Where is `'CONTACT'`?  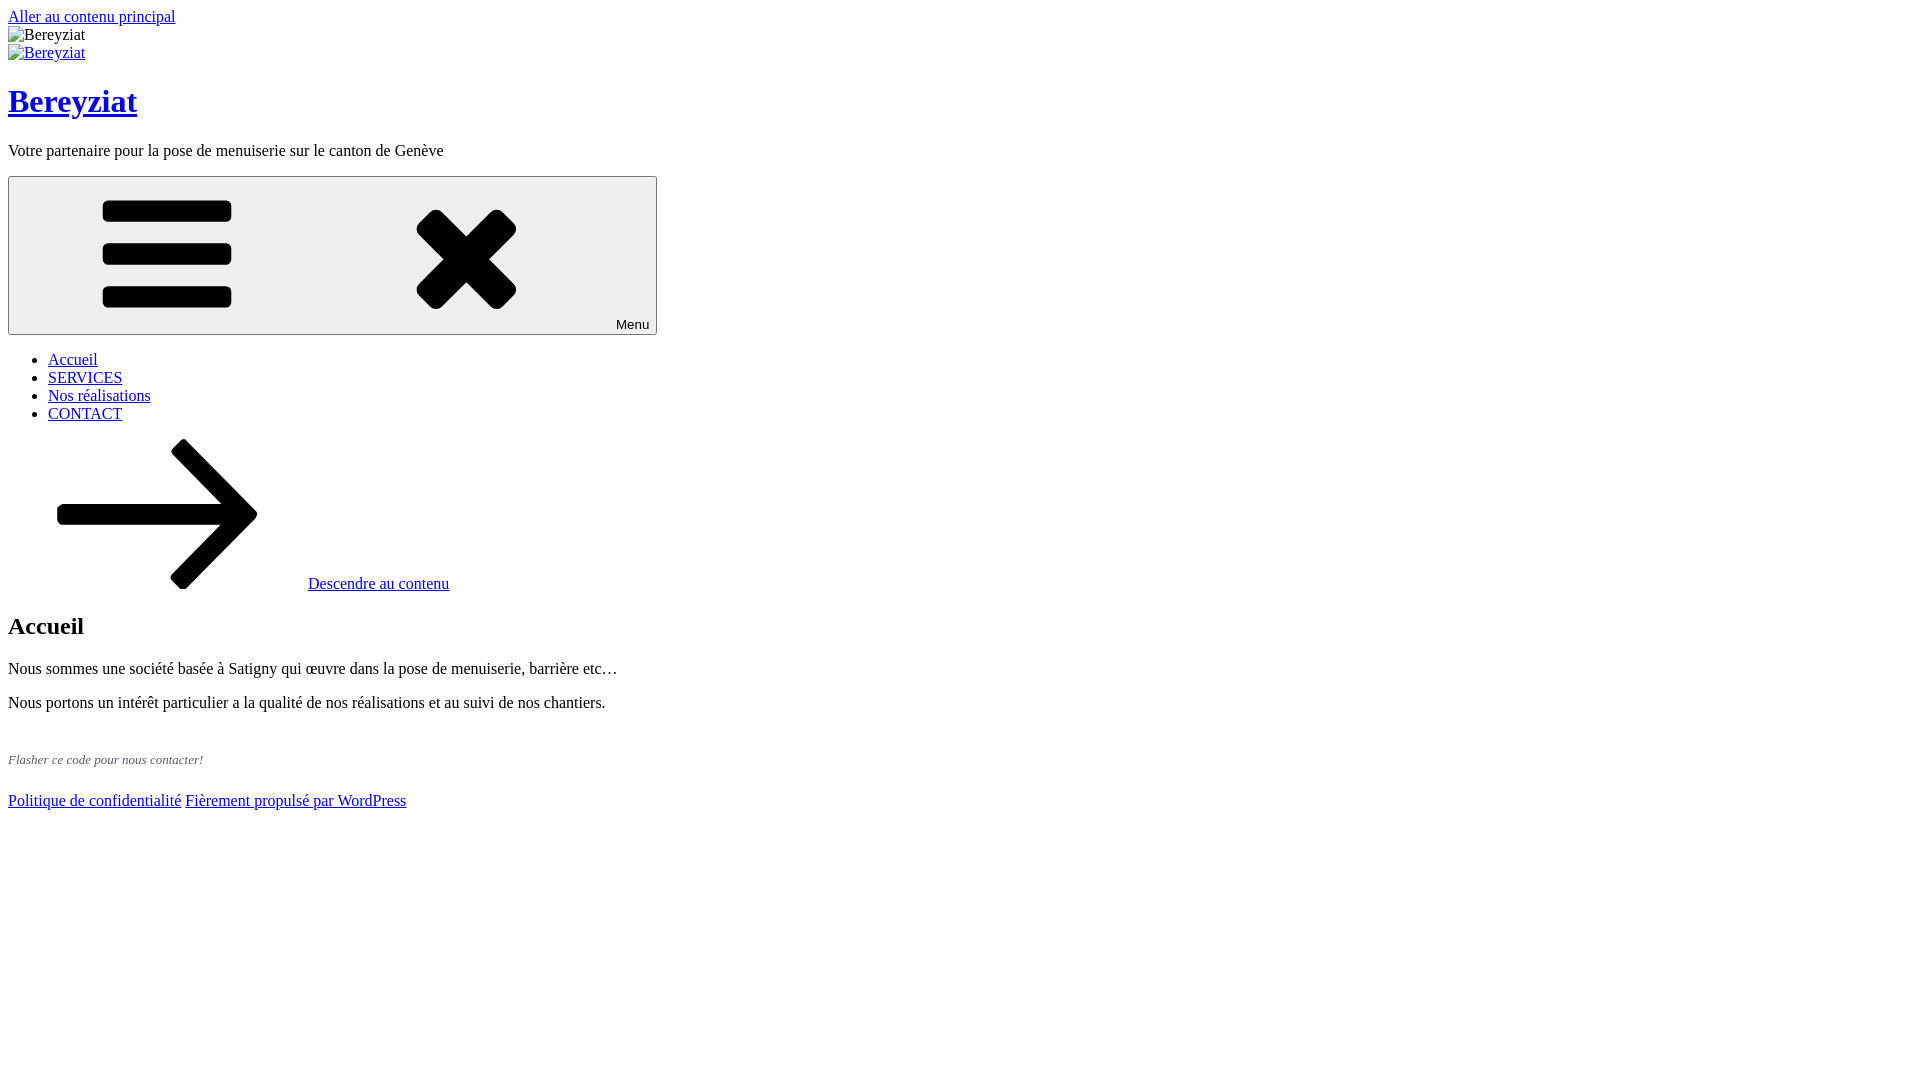
'CONTACT' is located at coordinates (84, 412).